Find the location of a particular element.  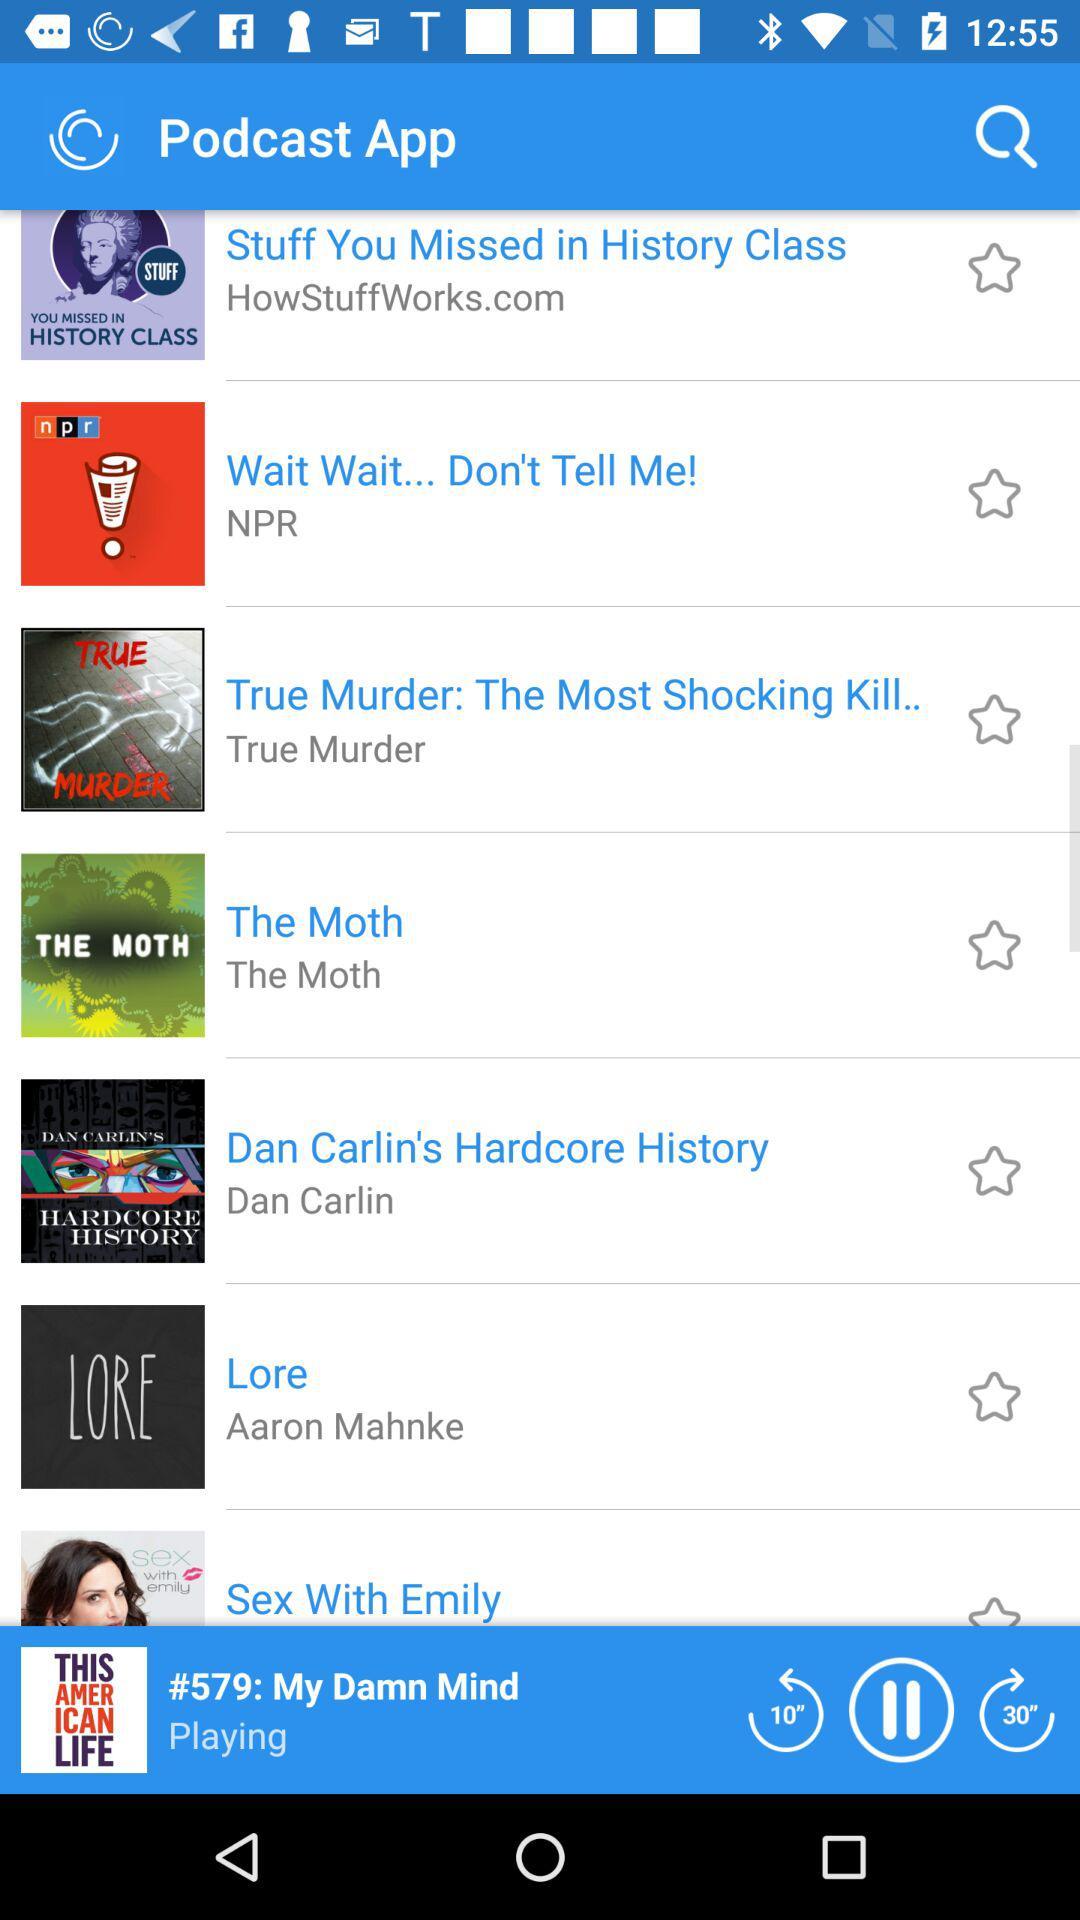

star is located at coordinates (994, 719).